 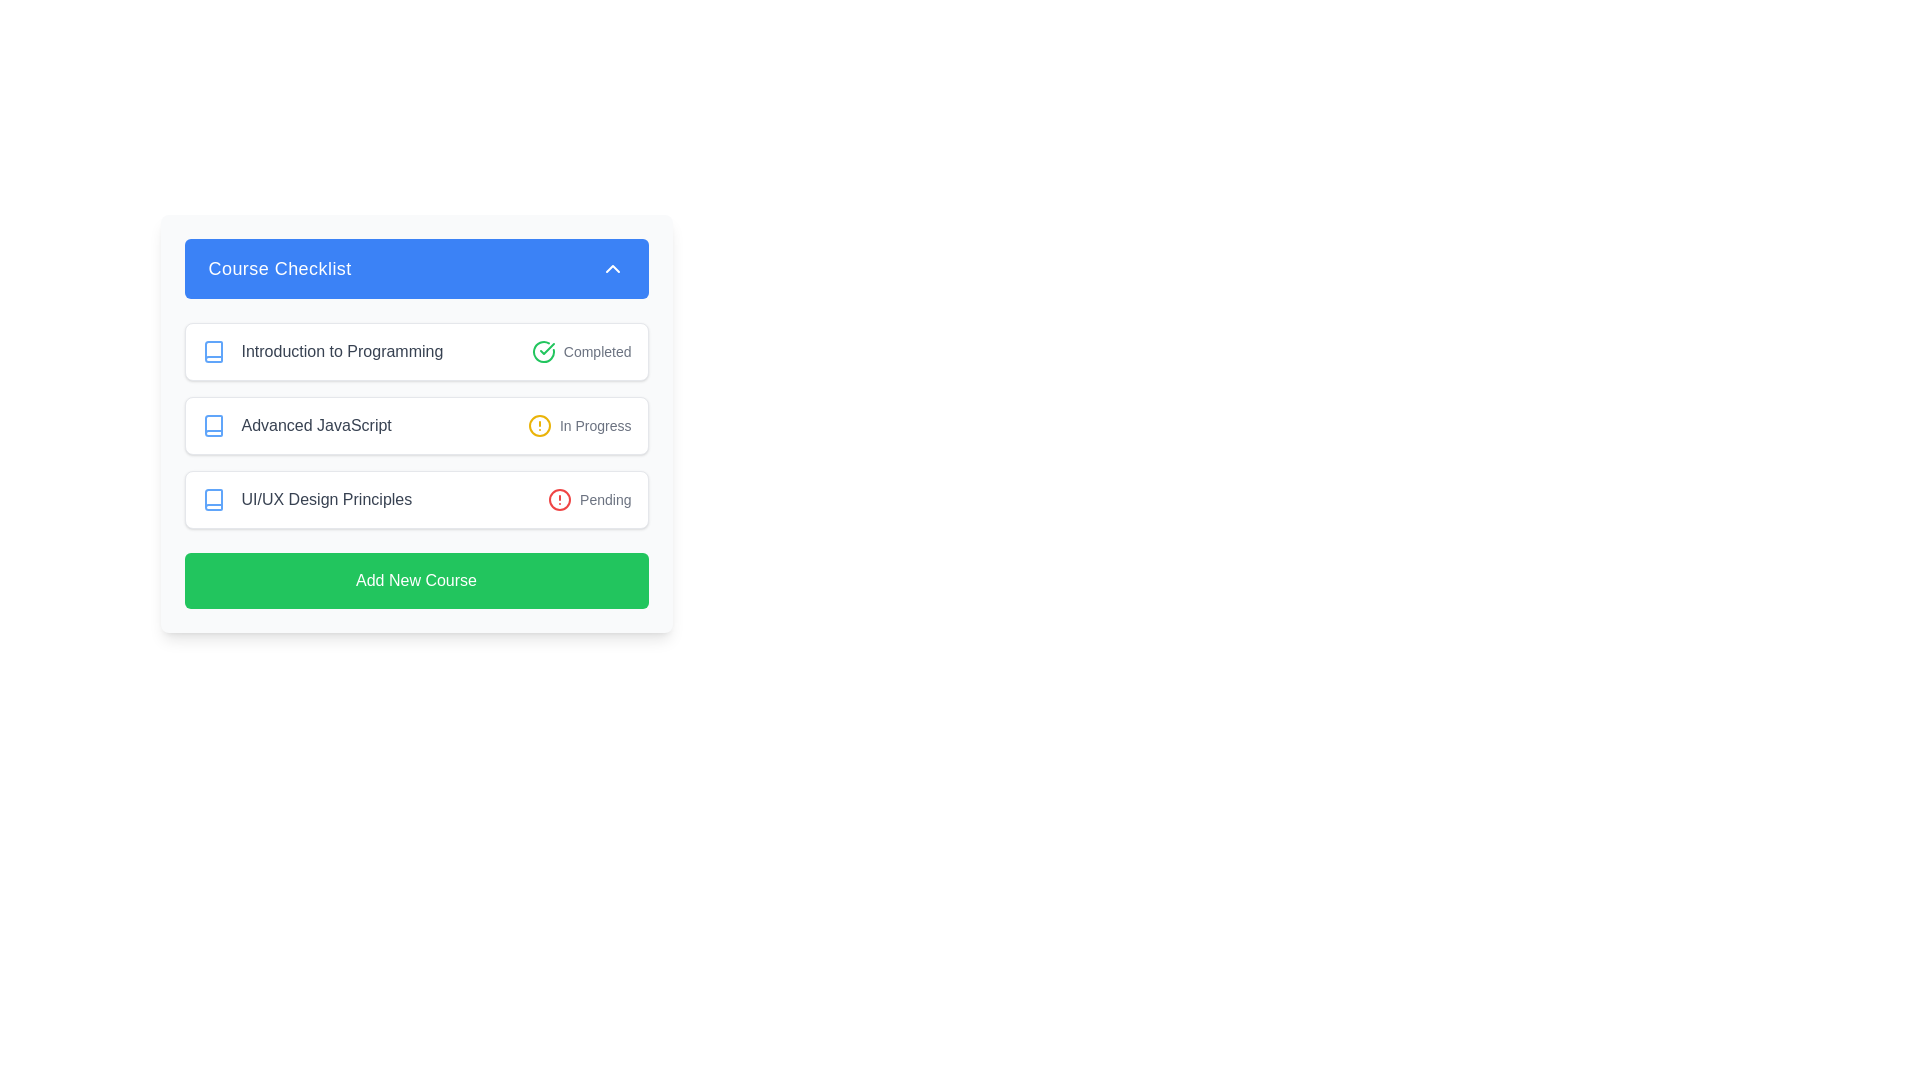 I want to click on the text label displaying 'Completed' in gray, located to the right of the green circular checkmark in the 'Introduction to Programming' row of the 'Course Checklist', so click(x=596, y=350).